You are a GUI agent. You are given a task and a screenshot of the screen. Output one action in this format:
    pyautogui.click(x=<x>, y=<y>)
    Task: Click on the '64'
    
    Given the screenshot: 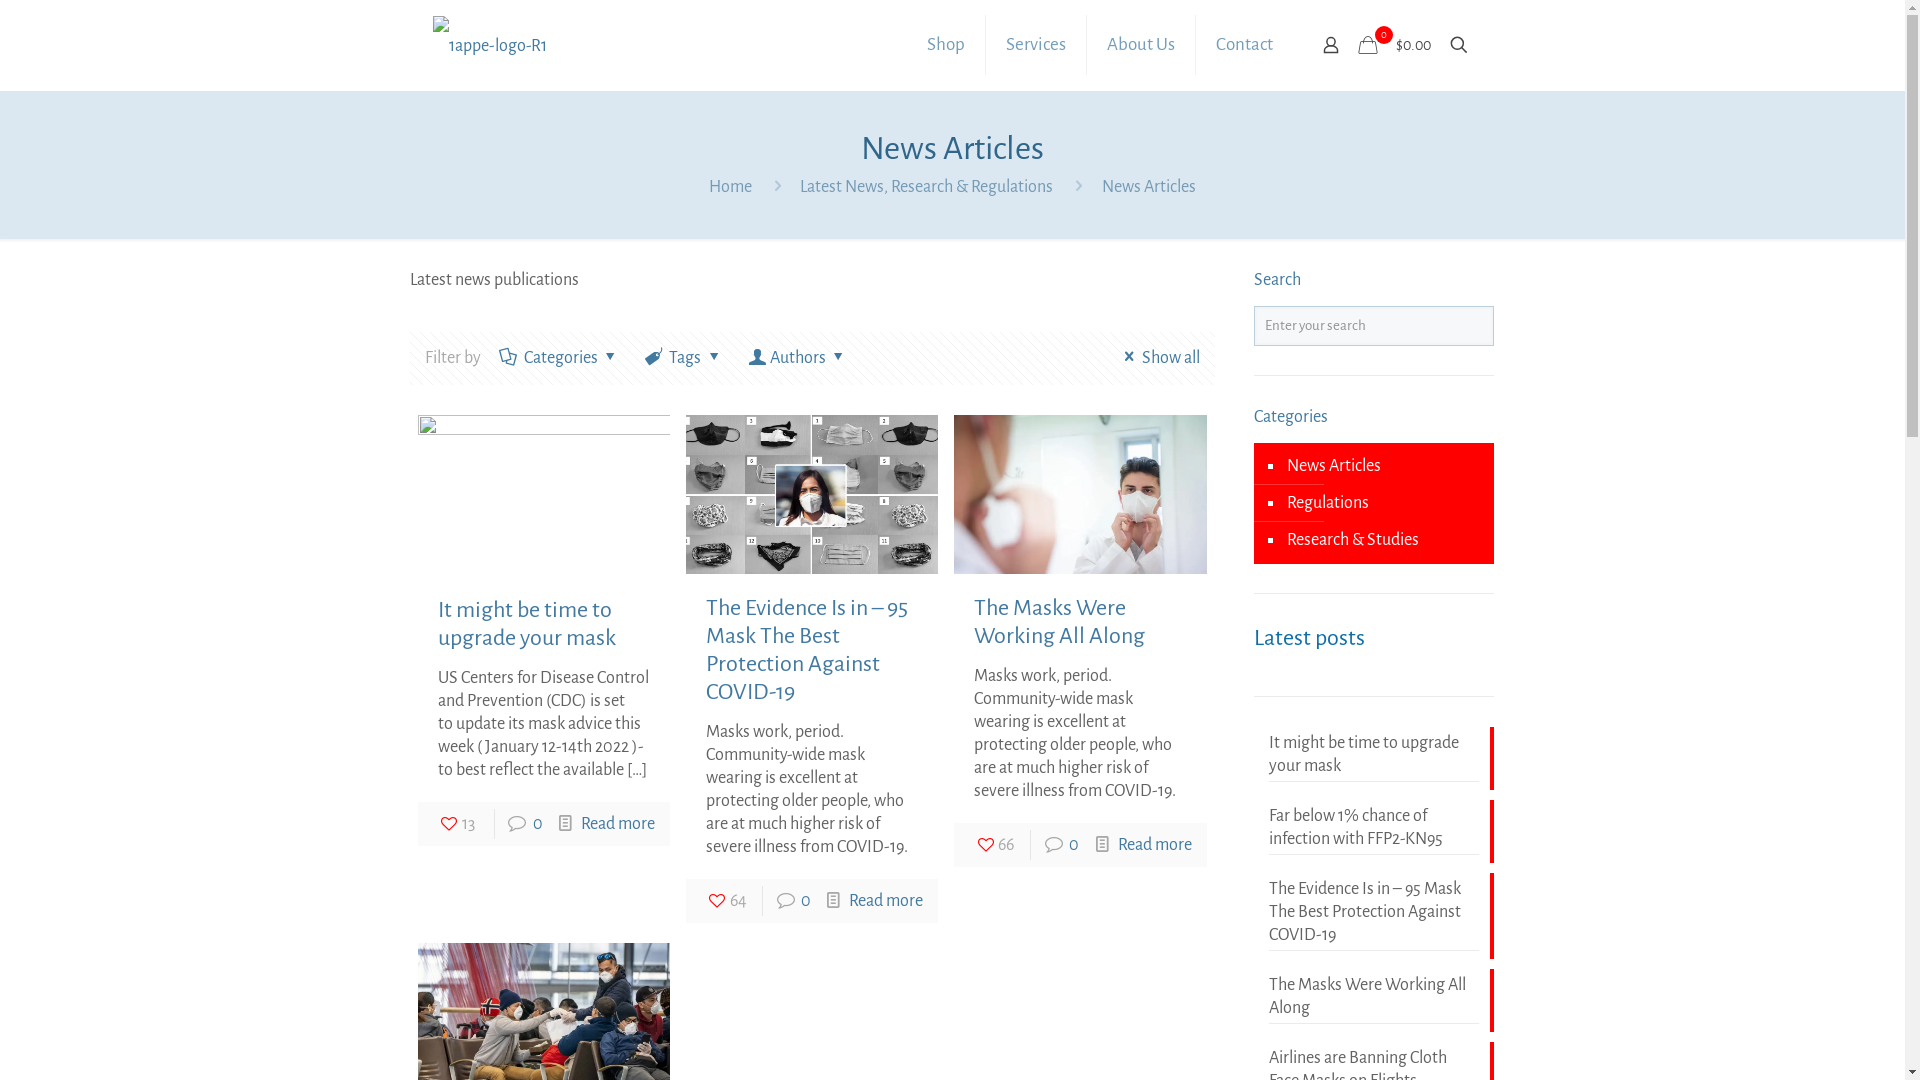 What is the action you would take?
    pyautogui.click(x=705, y=901)
    